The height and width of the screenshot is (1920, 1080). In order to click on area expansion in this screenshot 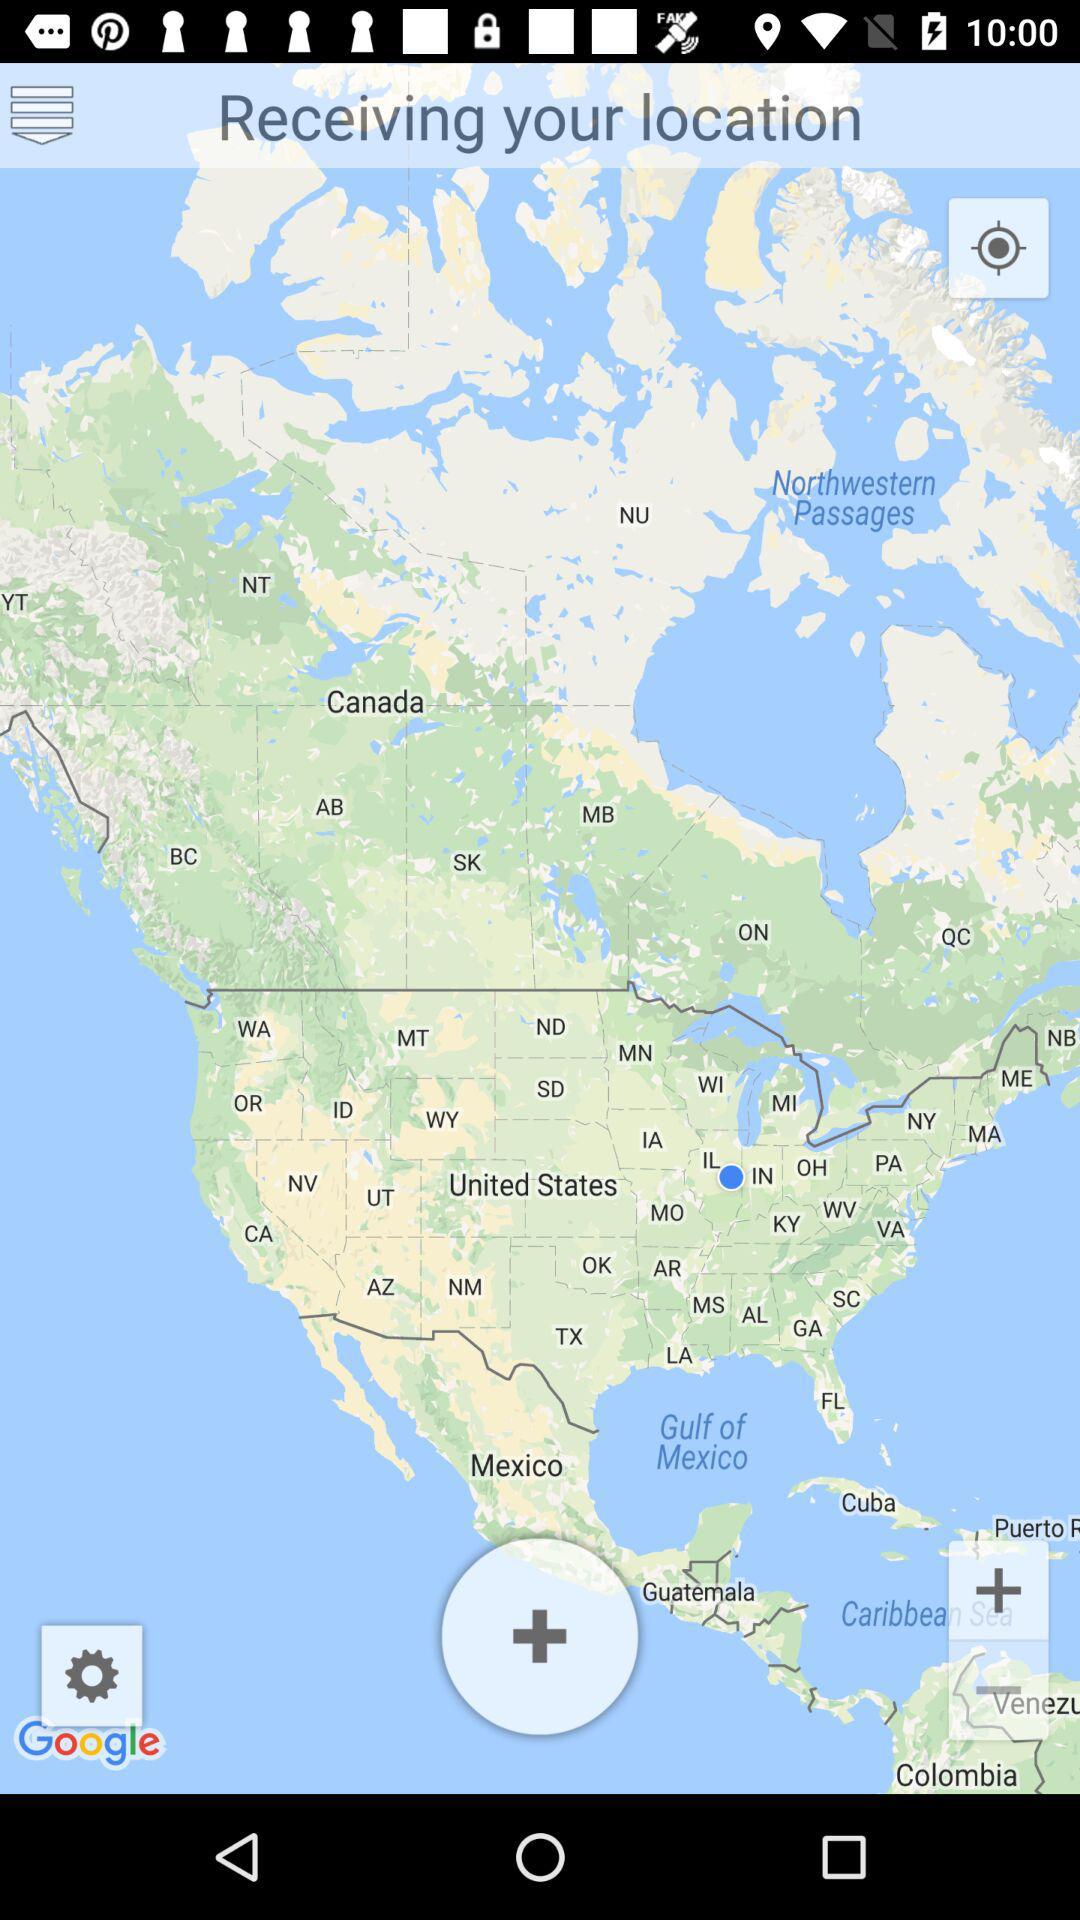, I will do `click(540, 1636)`.